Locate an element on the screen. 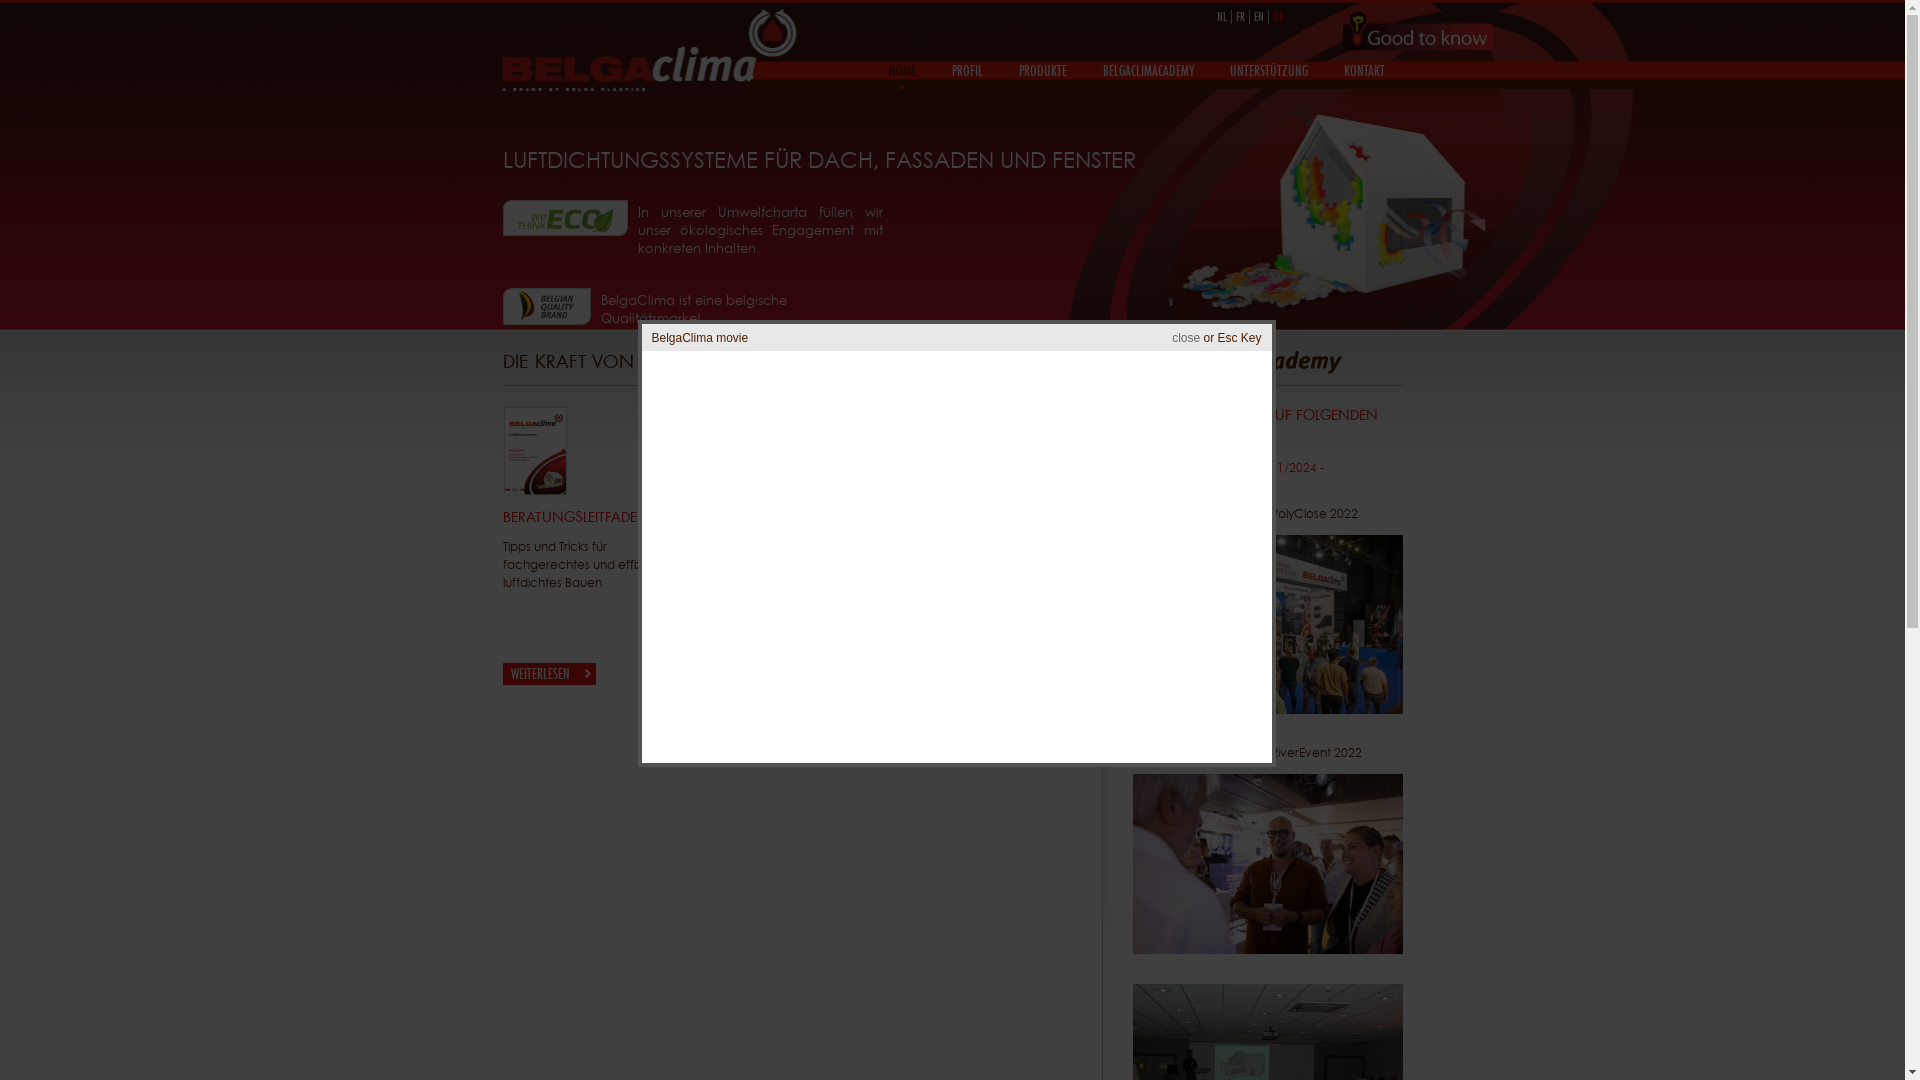  'DE' is located at coordinates (1275, 16).